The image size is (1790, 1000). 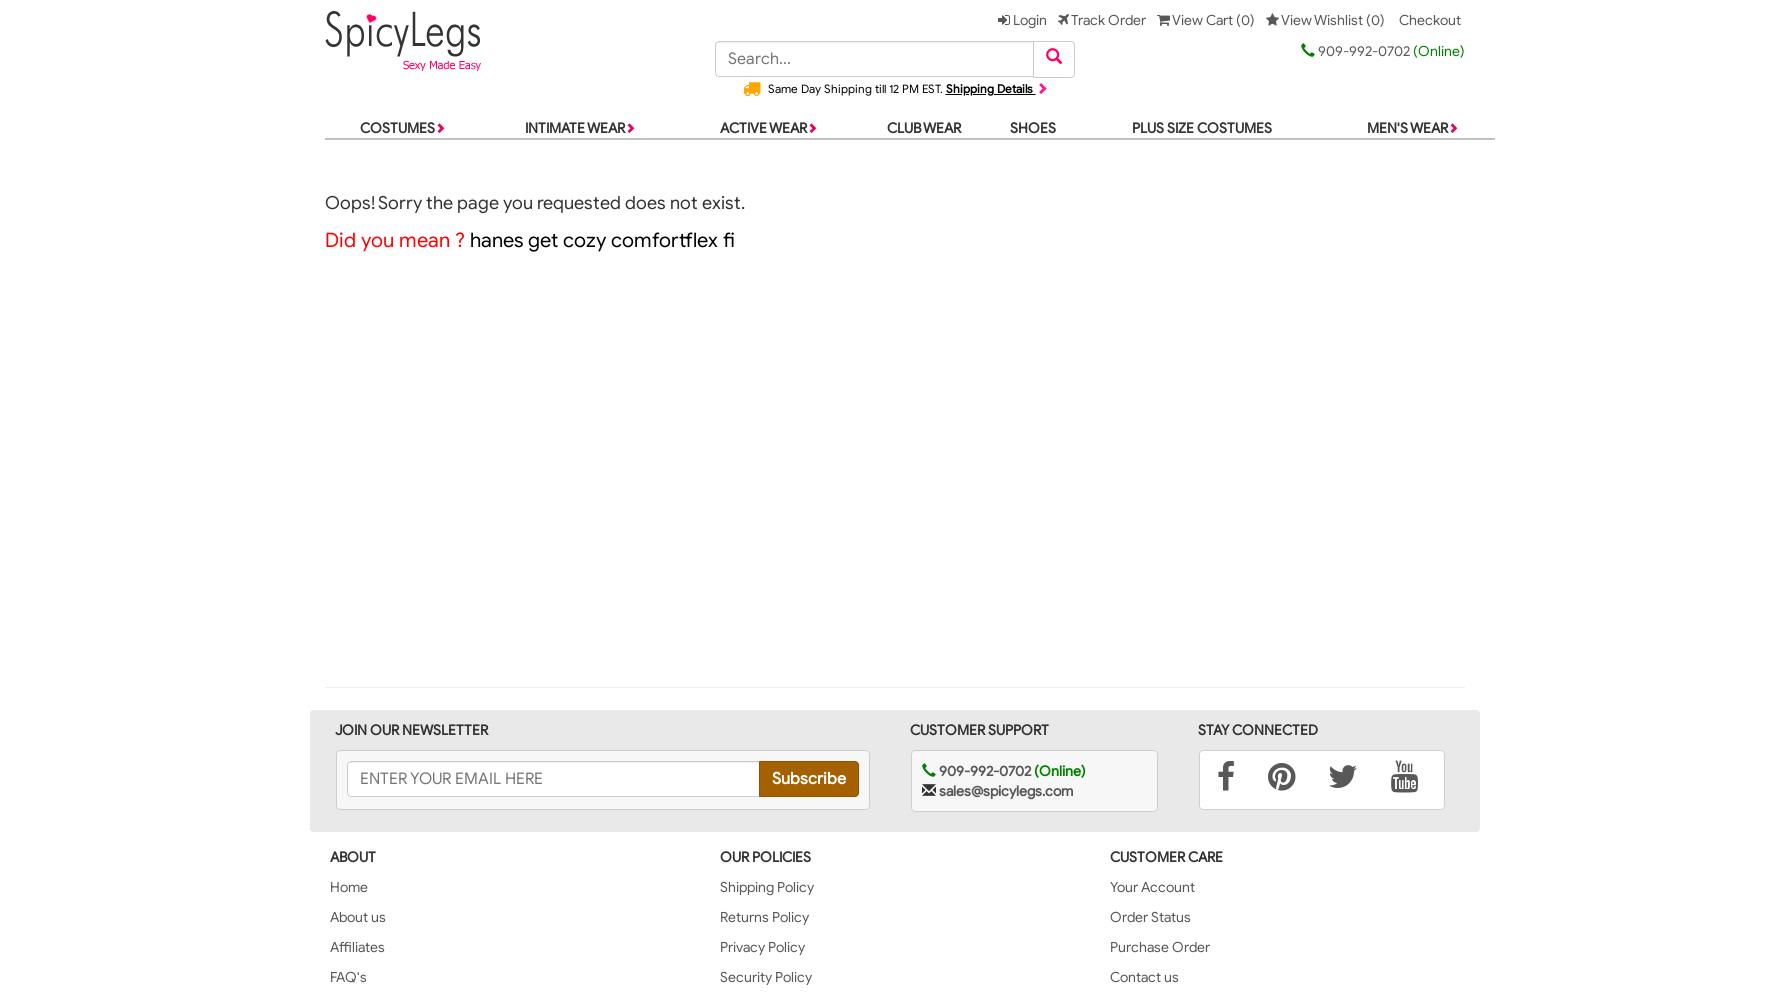 What do you see at coordinates (599, 239) in the screenshot?
I see `'hanes get cozy comfortflex fi'` at bounding box center [599, 239].